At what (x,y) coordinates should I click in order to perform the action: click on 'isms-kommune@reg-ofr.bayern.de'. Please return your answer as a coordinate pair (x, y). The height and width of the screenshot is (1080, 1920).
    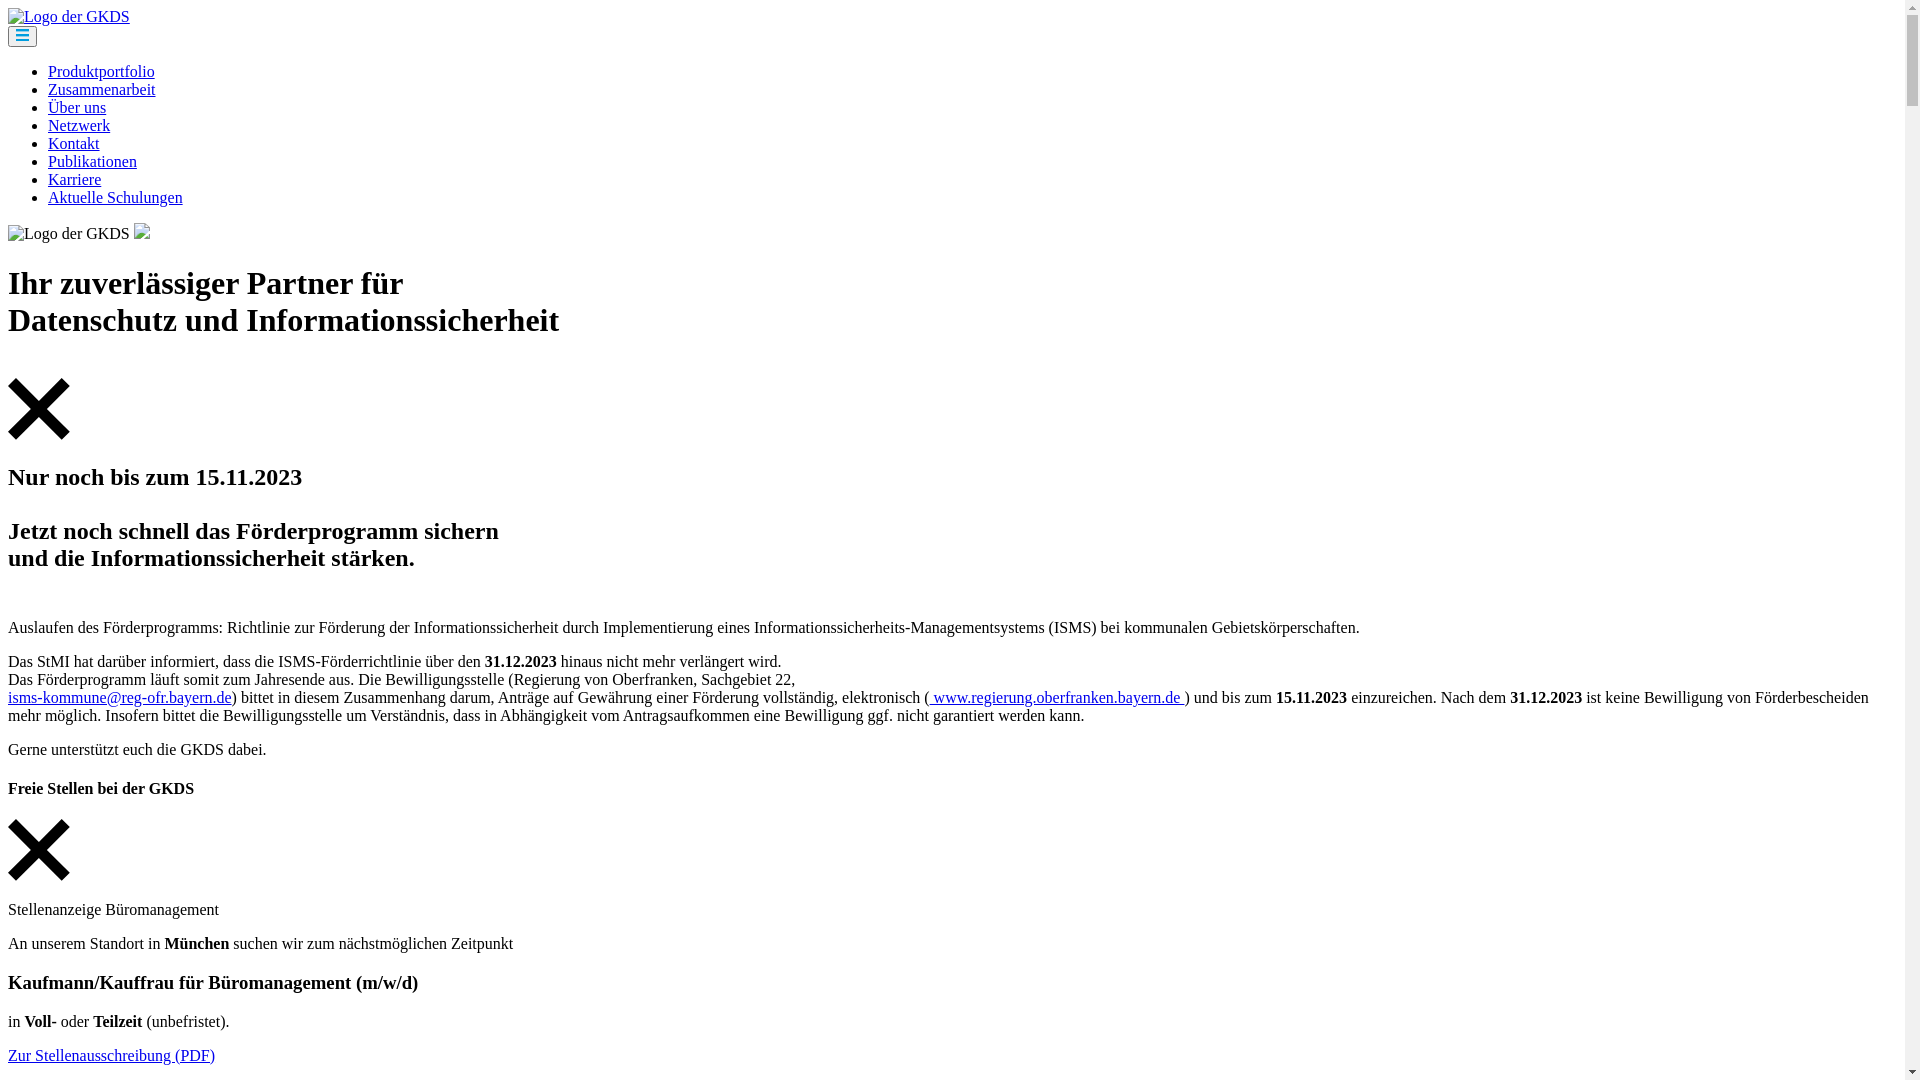
    Looking at the image, I should click on (119, 696).